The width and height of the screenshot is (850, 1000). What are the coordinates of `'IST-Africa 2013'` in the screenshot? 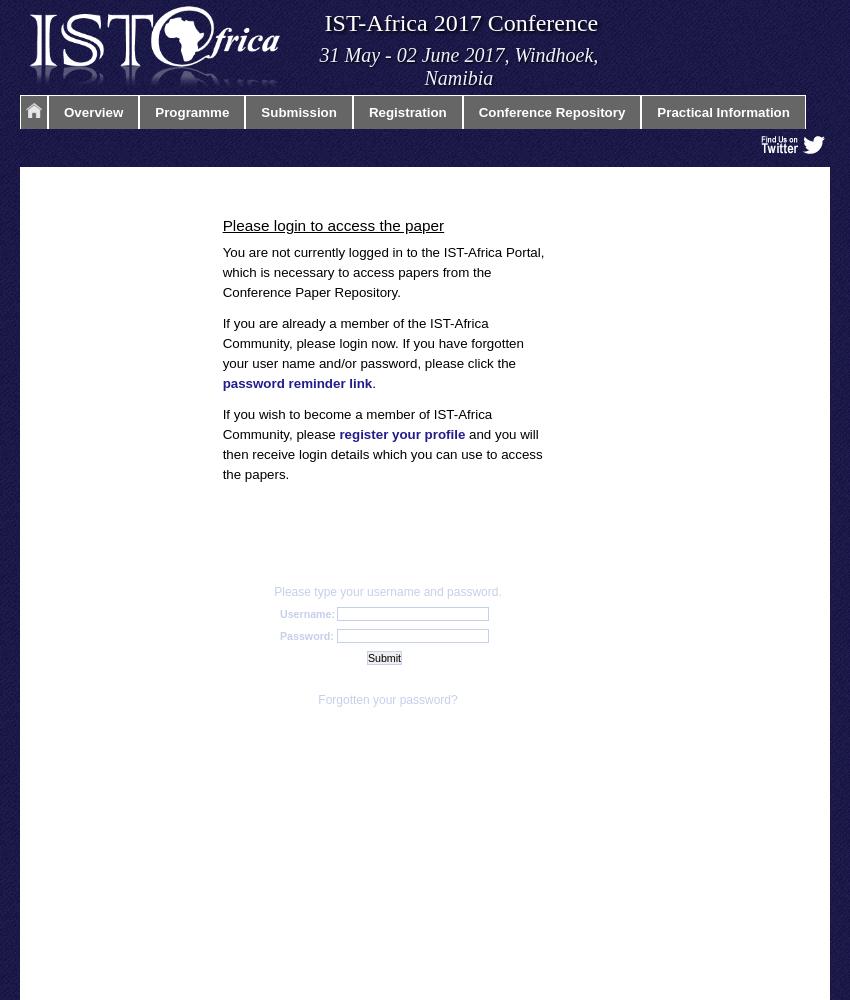 It's located at (271, 250).